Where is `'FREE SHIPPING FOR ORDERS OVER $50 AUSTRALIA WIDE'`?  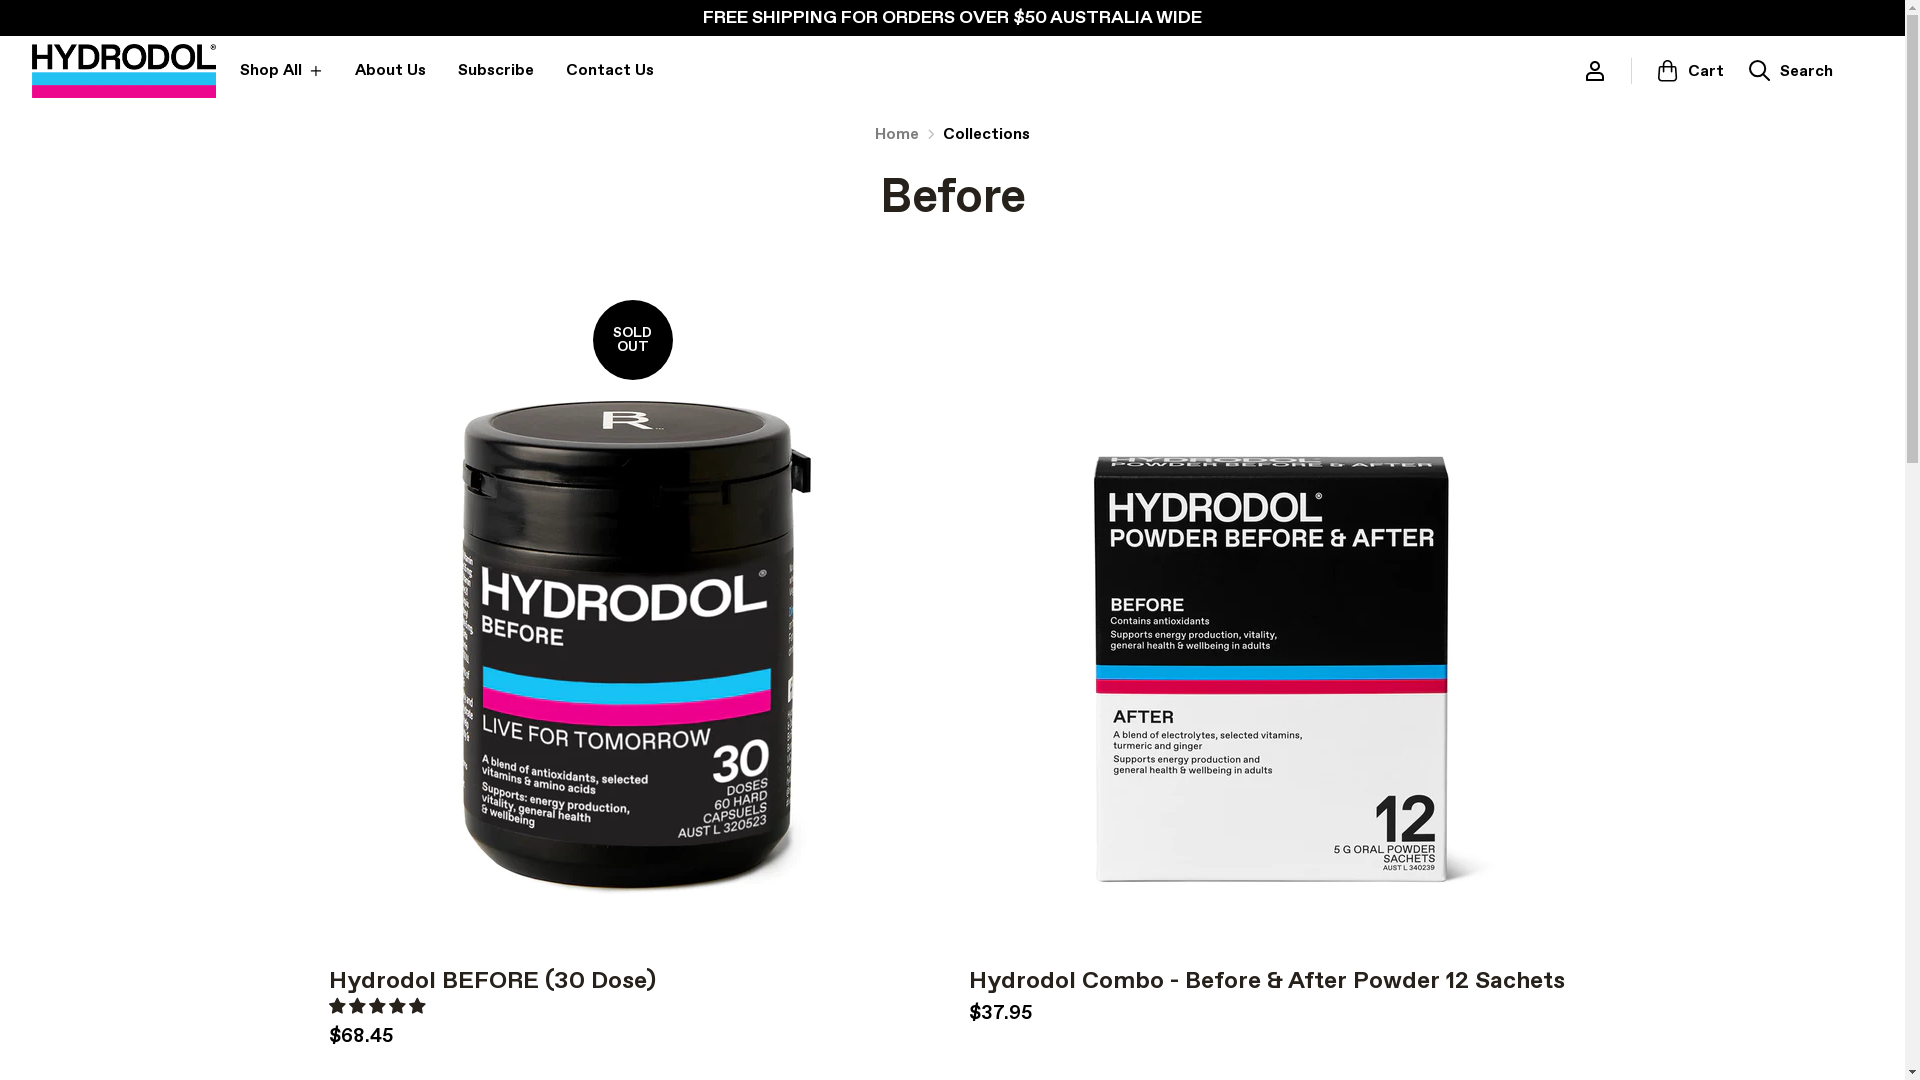
'FREE SHIPPING FOR ORDERS OVER $50 AUSTRALIA WIDE' is located at coordinates (951, 18).